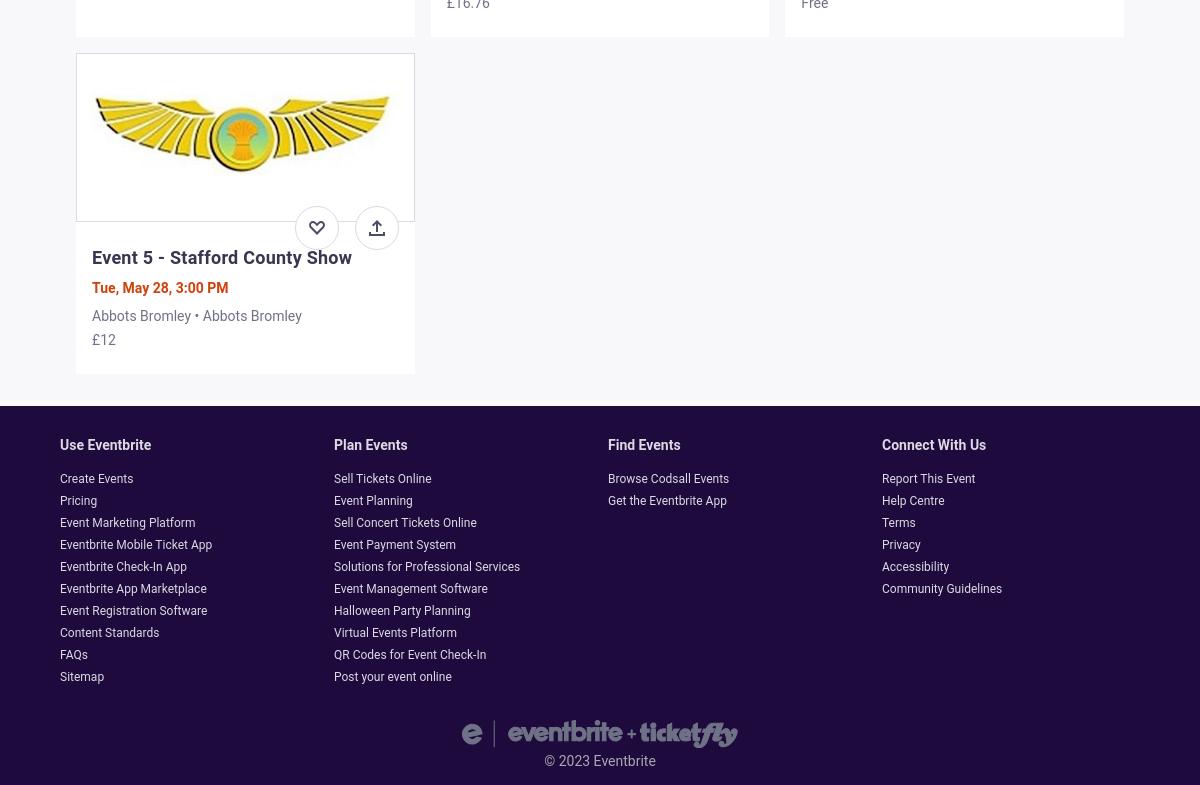  What do you see at coordinates (392, 676) in the screenshot?
I see `'Post your event online'` at bounding box center [392, 676].